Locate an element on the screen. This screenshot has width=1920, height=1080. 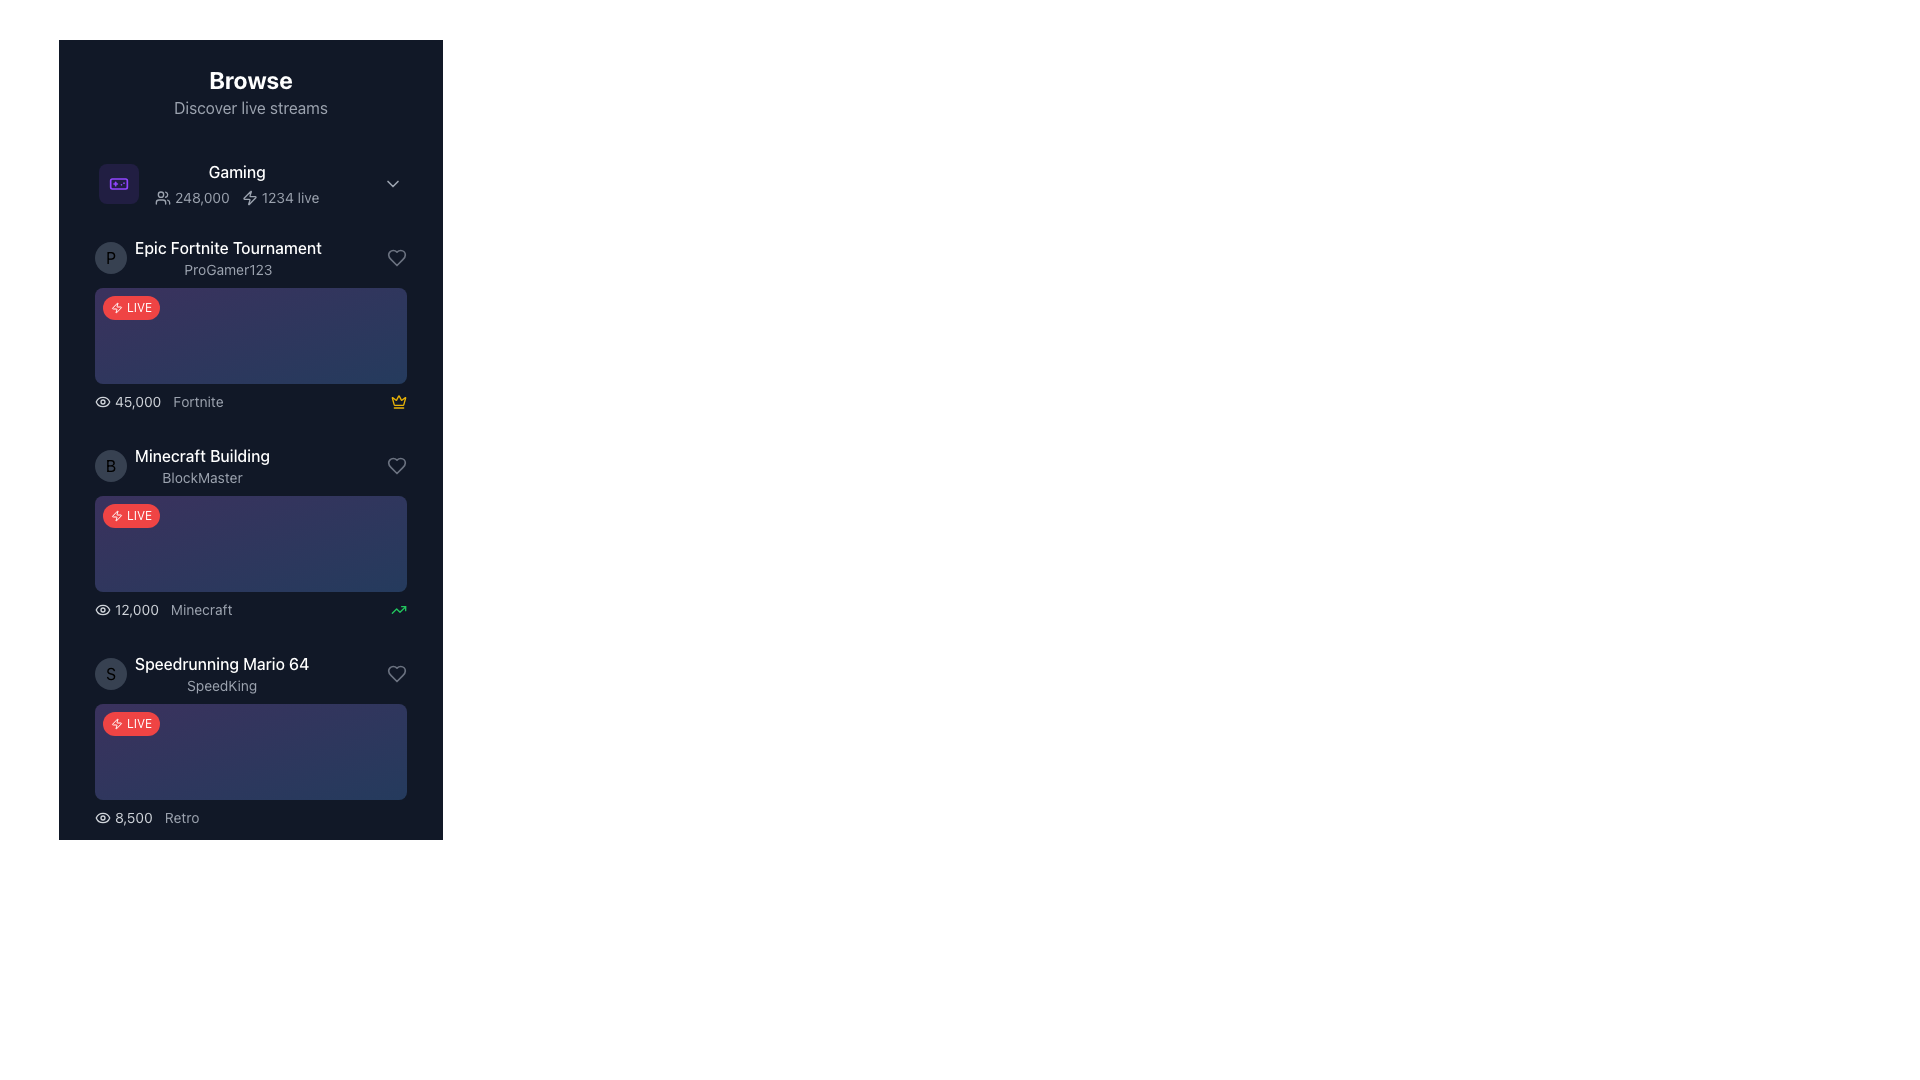
the heart-shaped icon representing the like feature, located at the far-right end of the fourth list item is located at coordinates (397, 674).